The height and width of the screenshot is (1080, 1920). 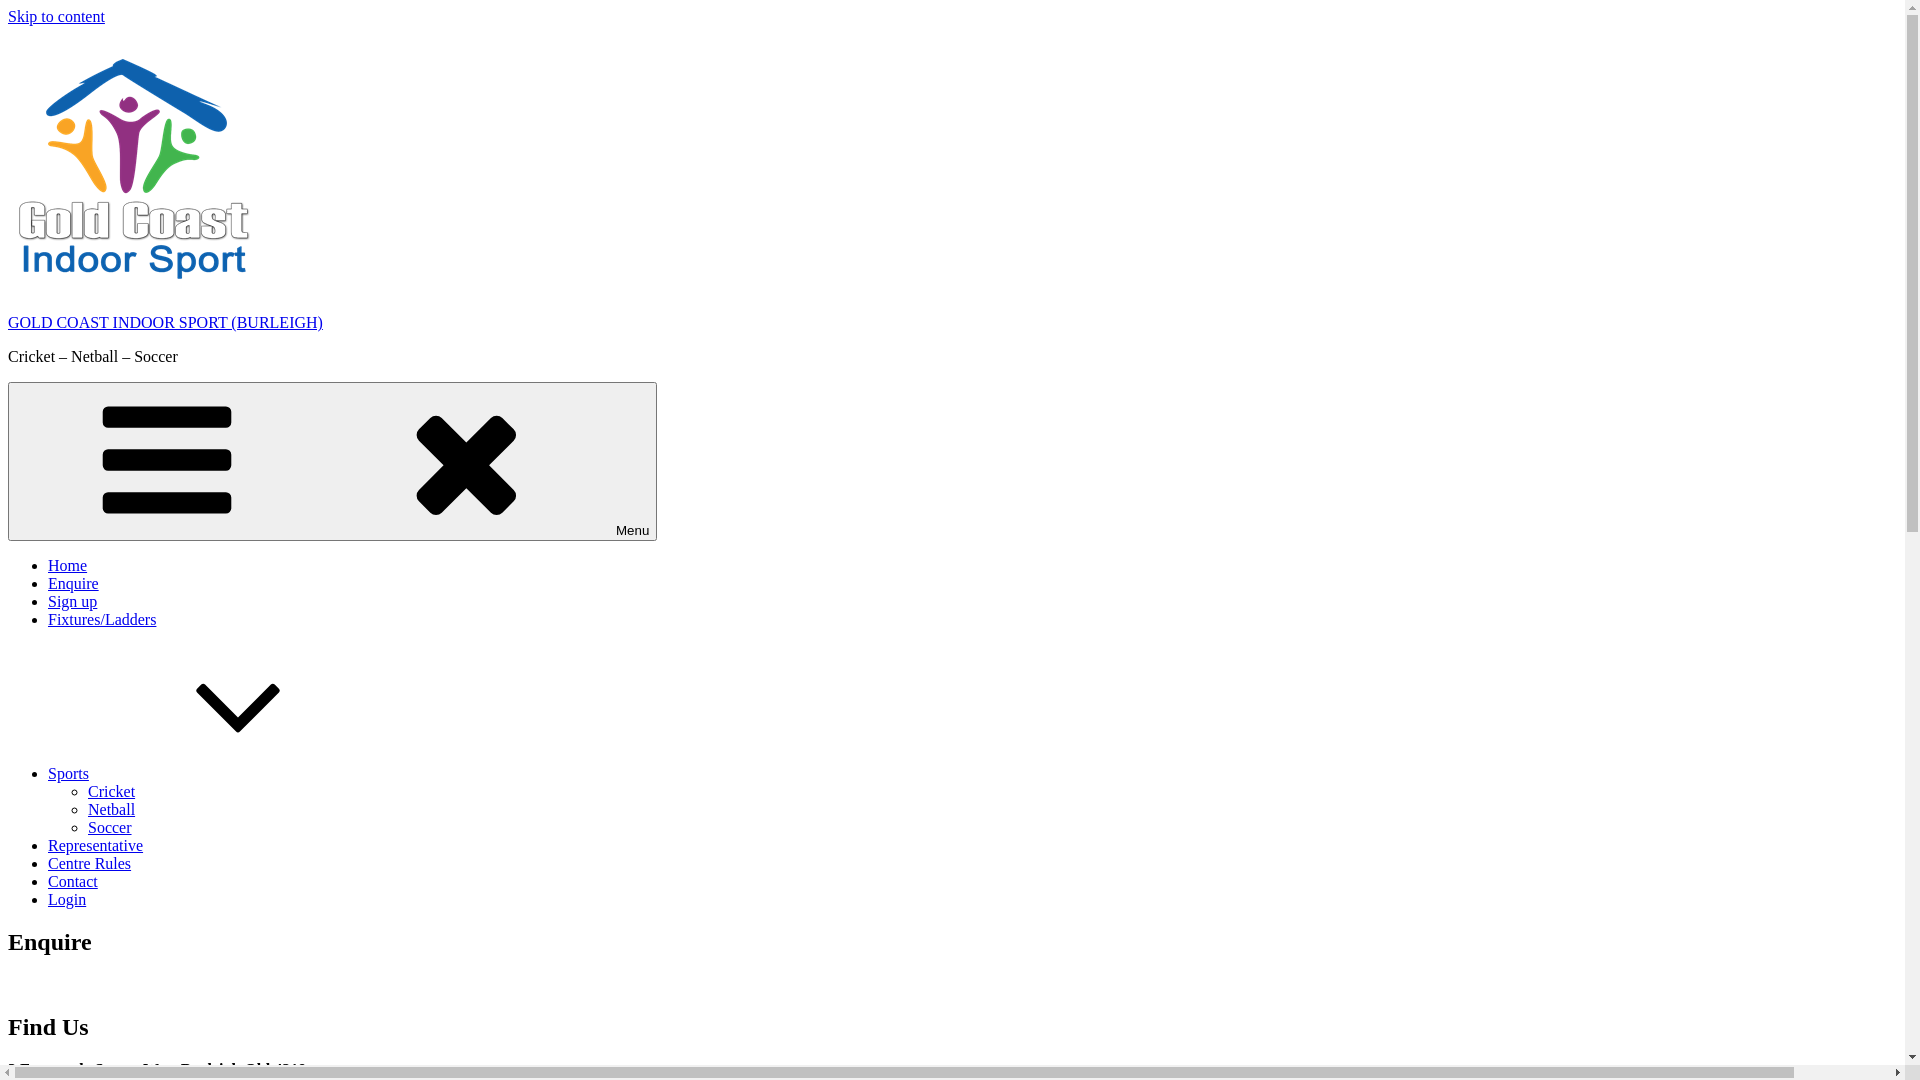 I want to click on 'Contact', so click(x=72, y=880).